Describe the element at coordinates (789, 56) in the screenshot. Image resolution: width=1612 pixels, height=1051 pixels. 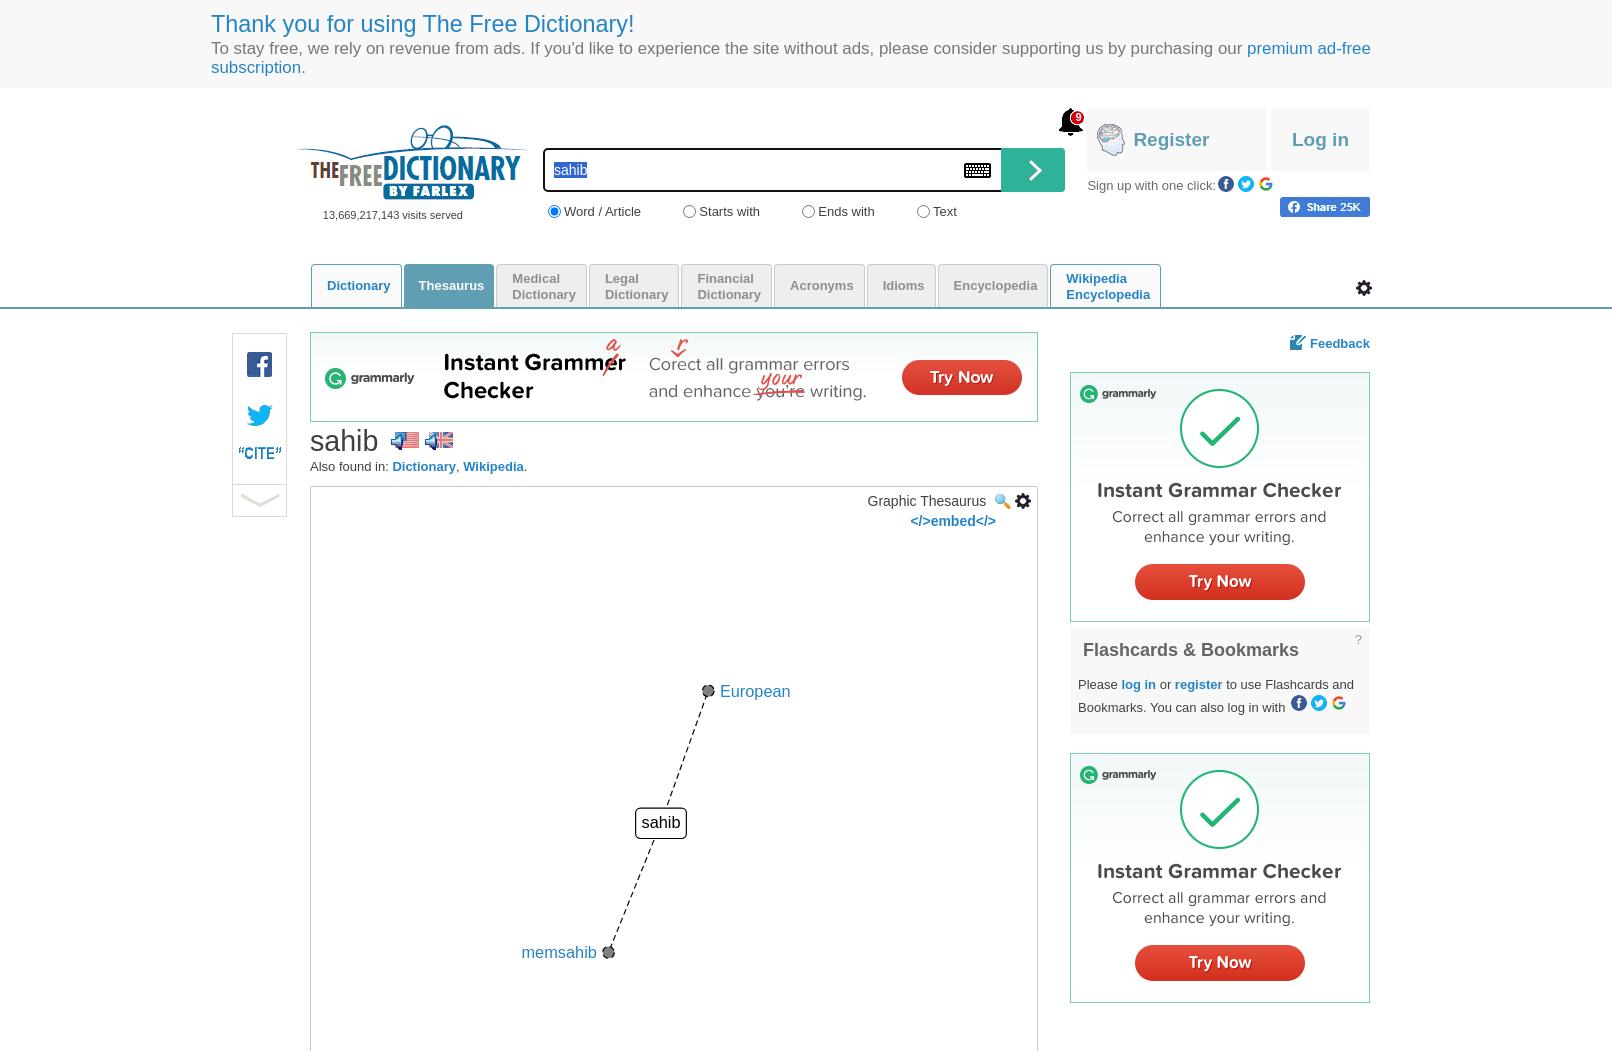
I see `'premium ad-free subscription'` at that location.